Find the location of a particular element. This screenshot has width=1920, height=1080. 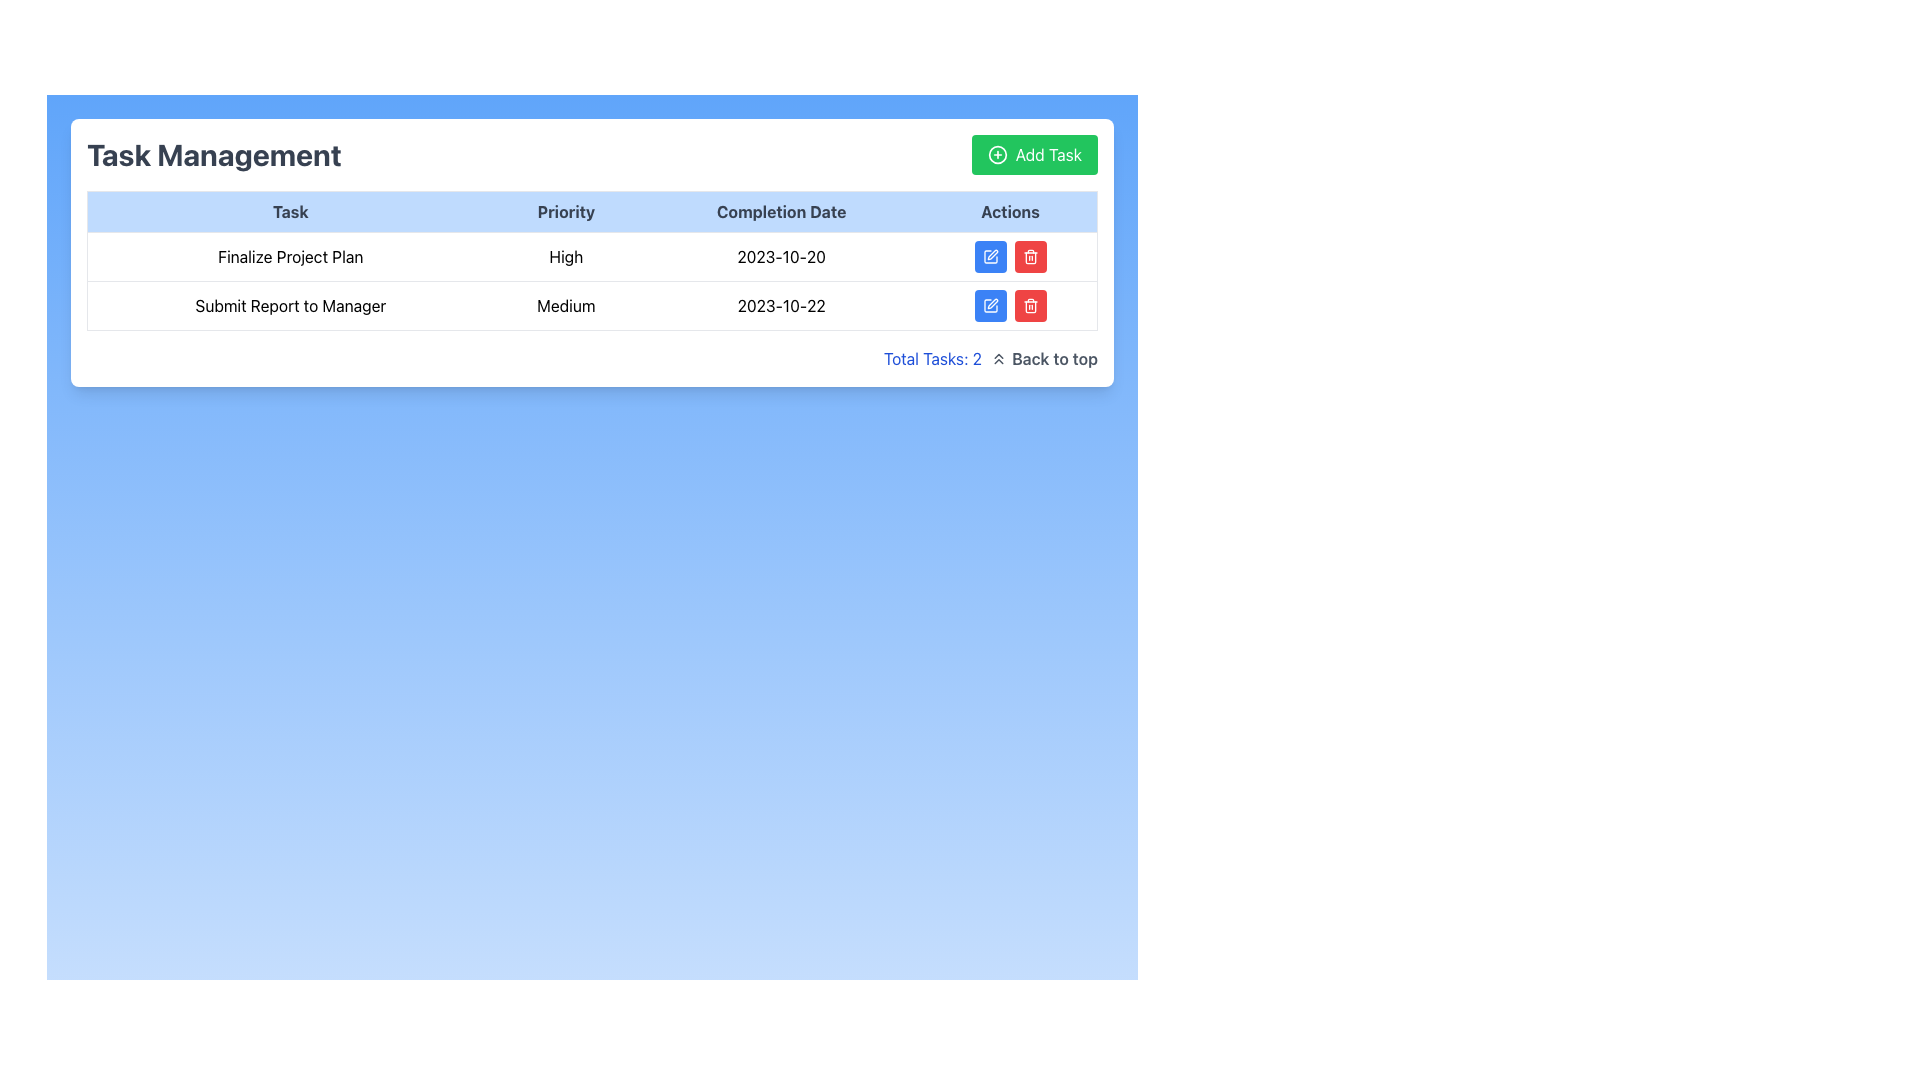

the second row in the task management table labeled 'Submit Report to Manager' is located at coordinates (591, 305).